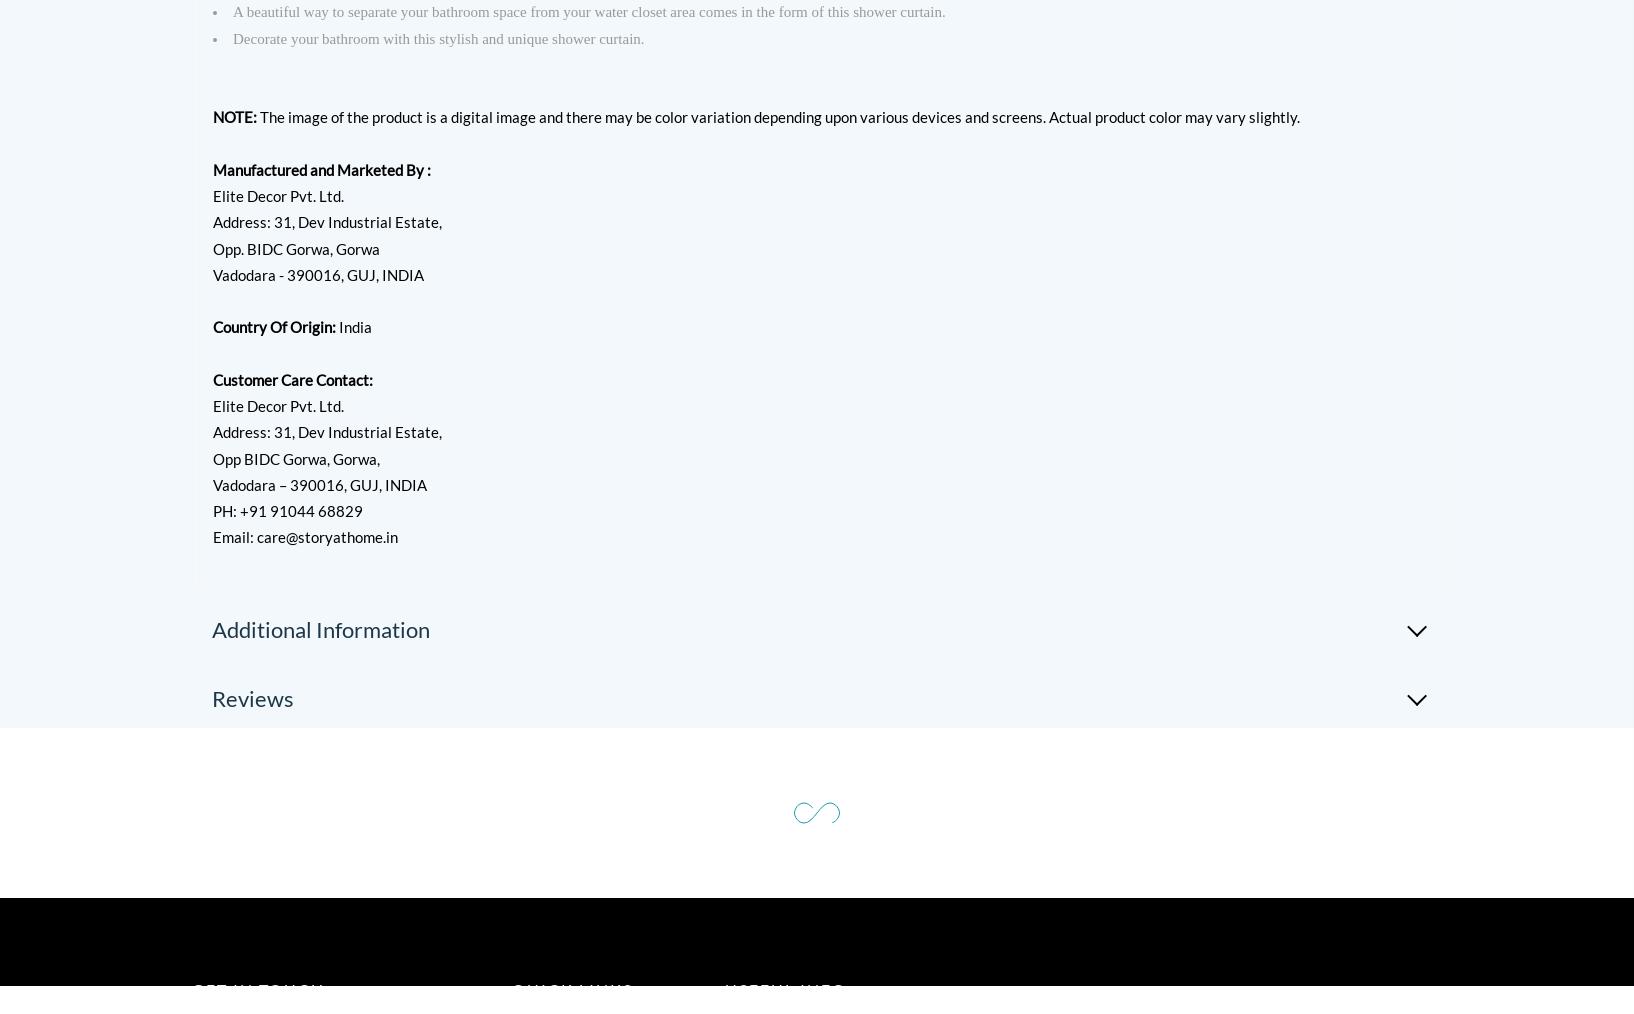 The width and height of the screenshot is (1634, 1014). What do you see at coordinates (288, 509) in the screenshot?
I see `'PH: +91 91044 68829'` at bounding box center [288, 509].